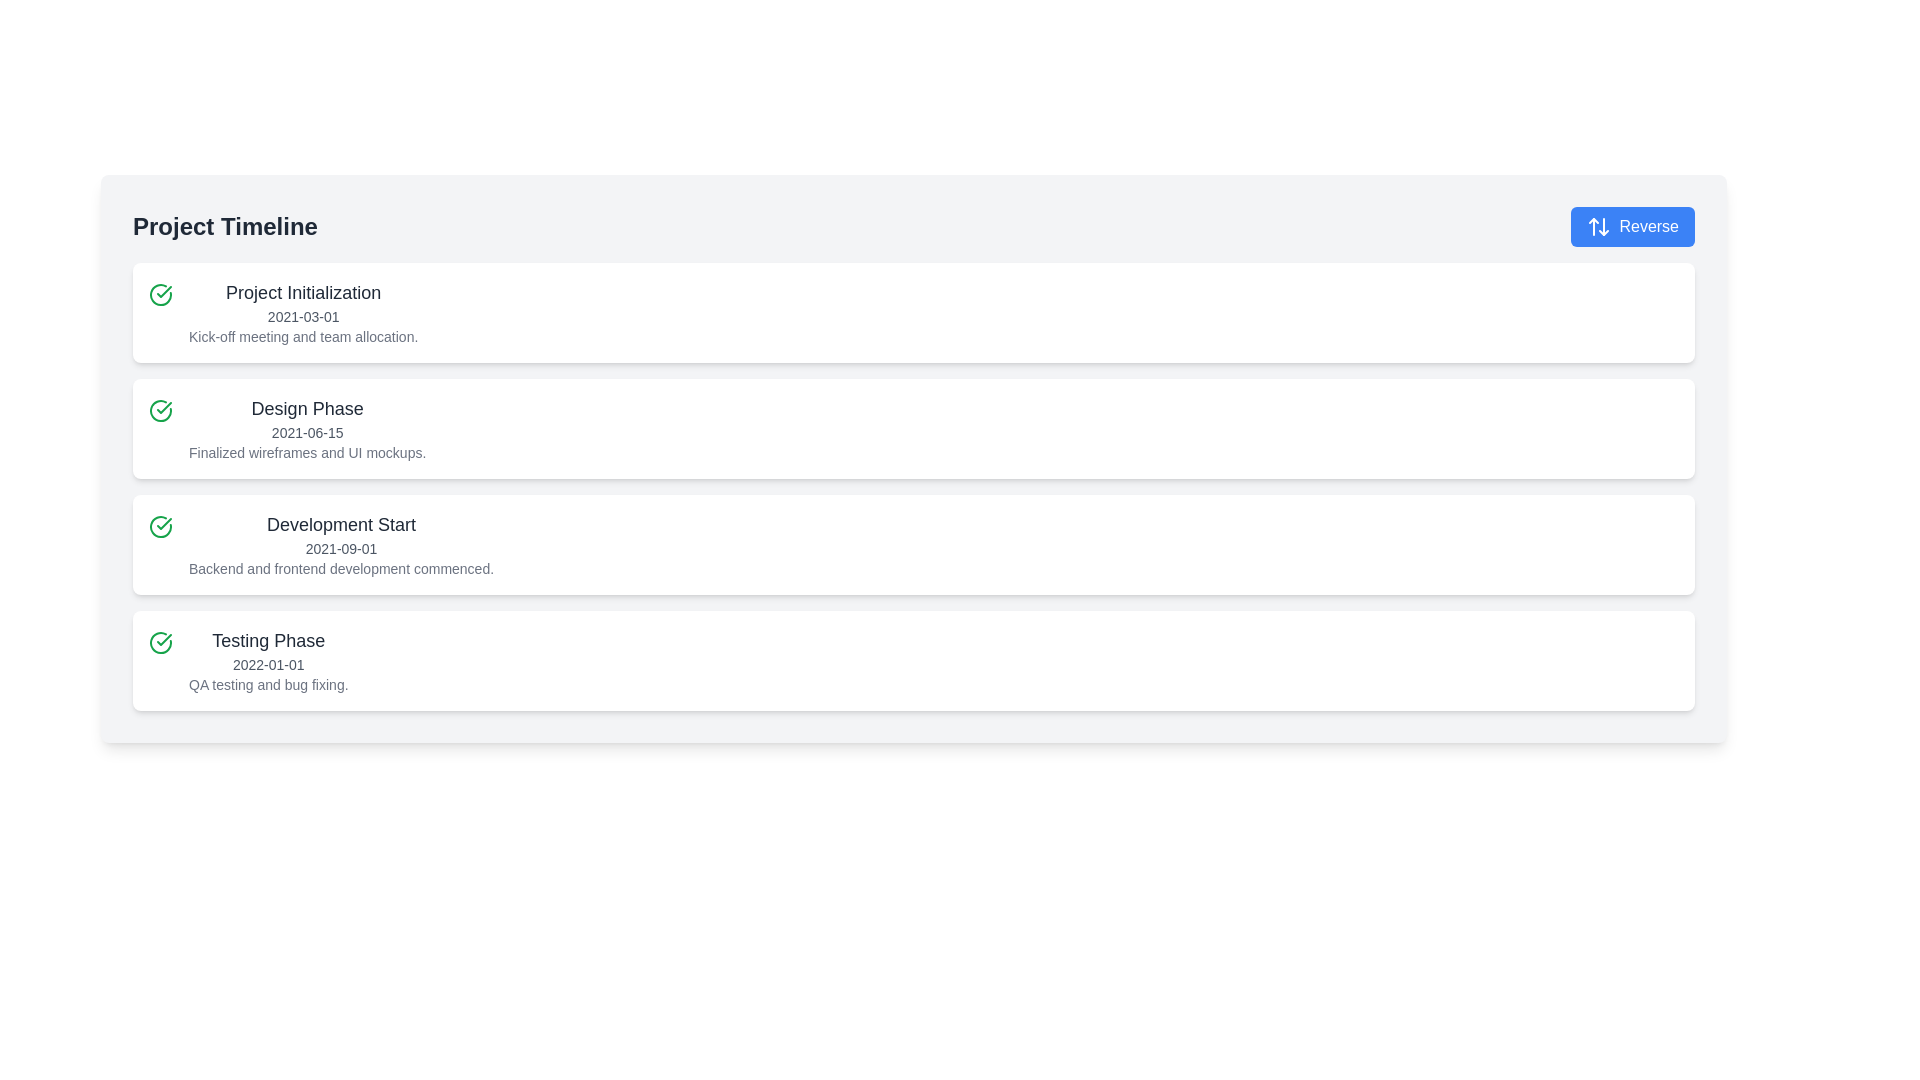  I want to click on the Text Label that represents the date associated with the 'Design Phase' milestone in the timeline, located below the 'Design Phase' title and above the description text, so click(306, 431).